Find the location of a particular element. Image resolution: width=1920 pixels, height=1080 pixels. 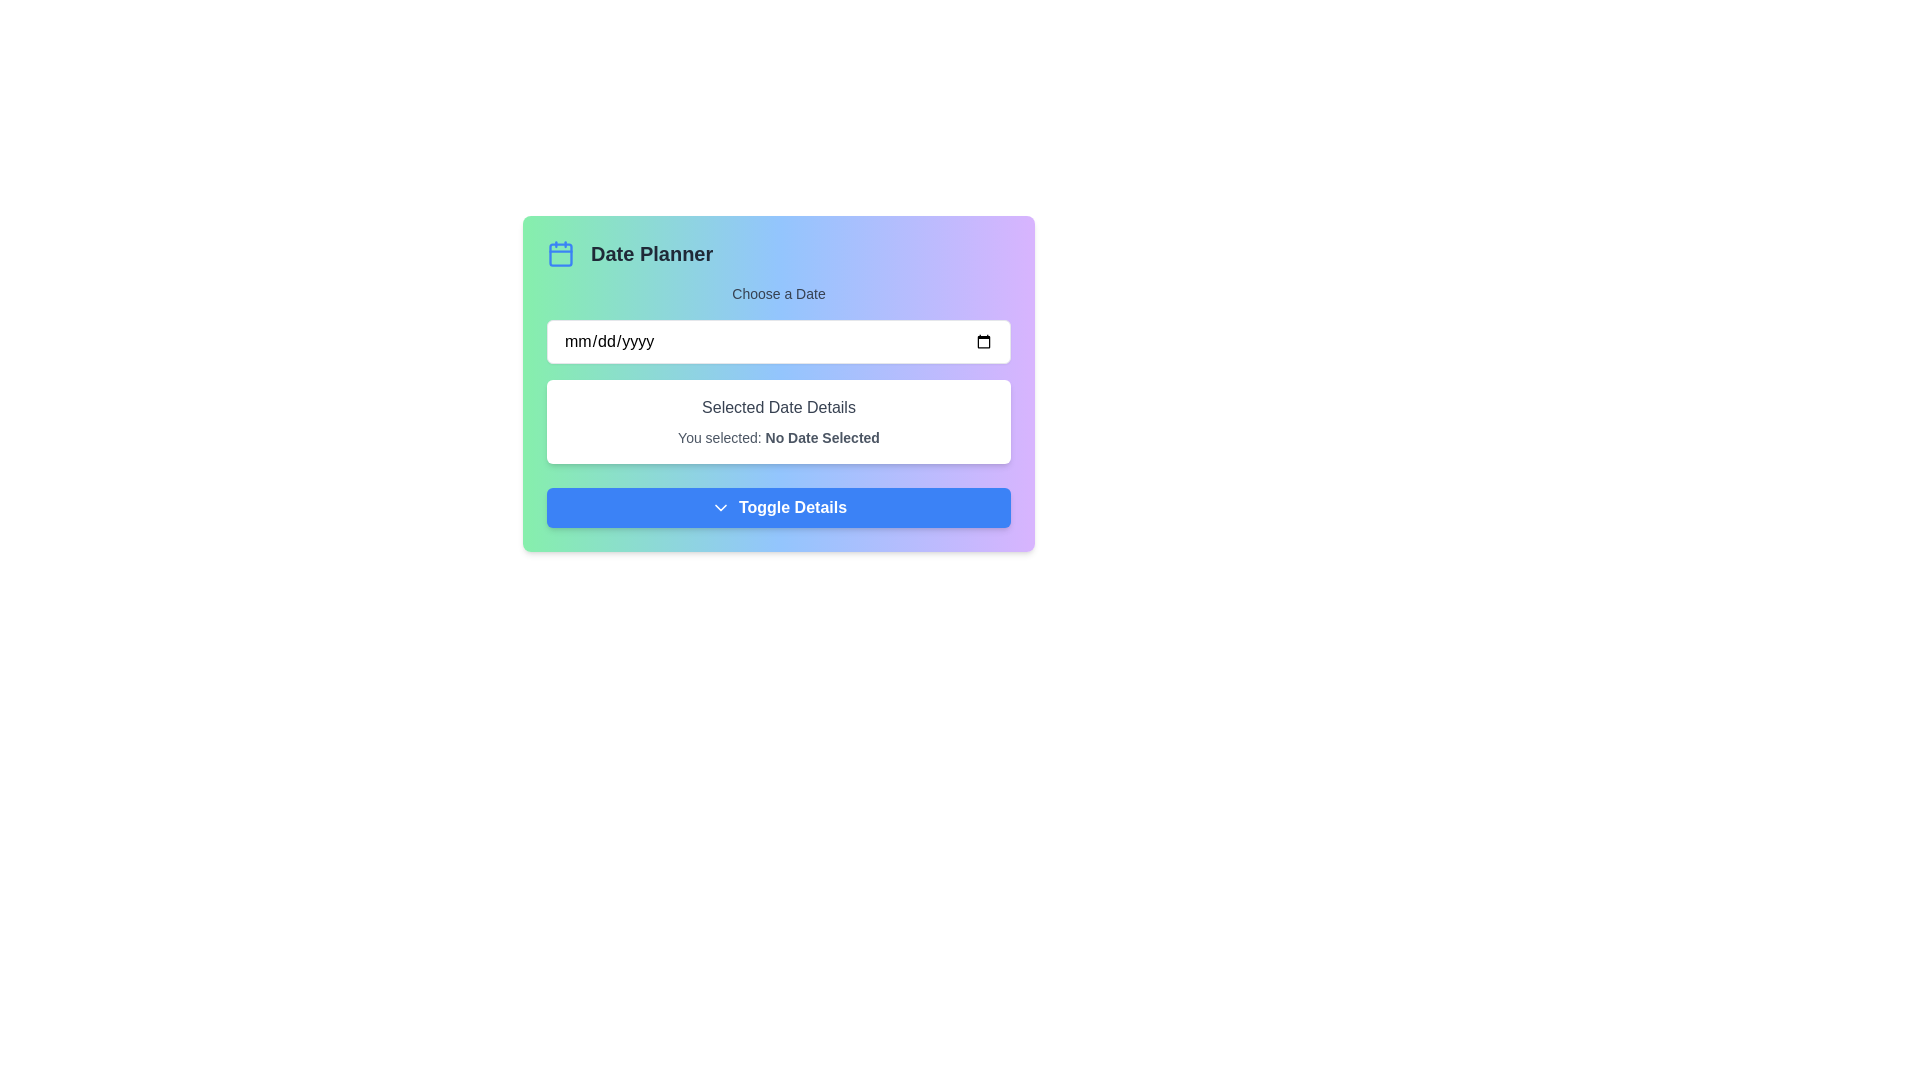

the Date picker input field labeled 'Choose a Date' is located at coordinates (777, 323).